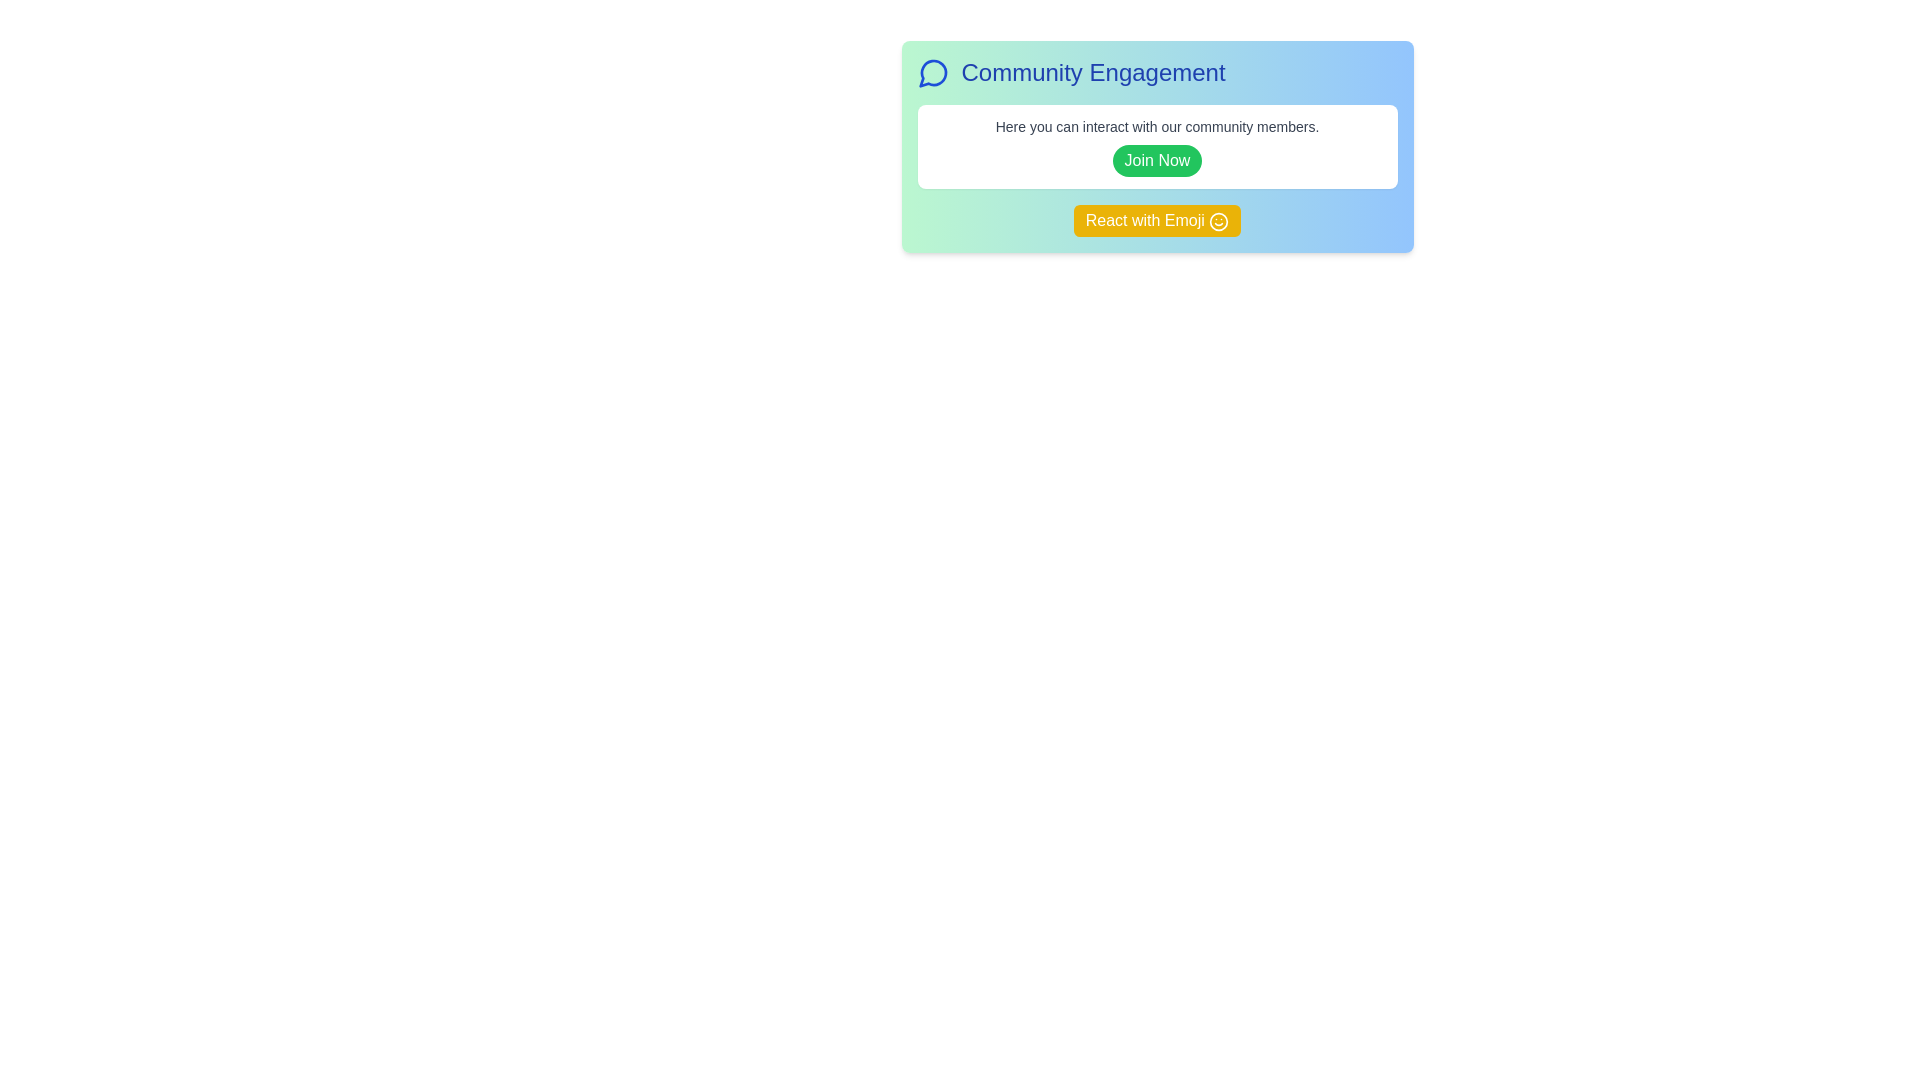  Describe the element at coordinates (1157, 160) in the screenshot. I see `the call-to-action button that is centrally placed and triggers interactive actions for community participation, changing its color to indicate interactivity` at that location.